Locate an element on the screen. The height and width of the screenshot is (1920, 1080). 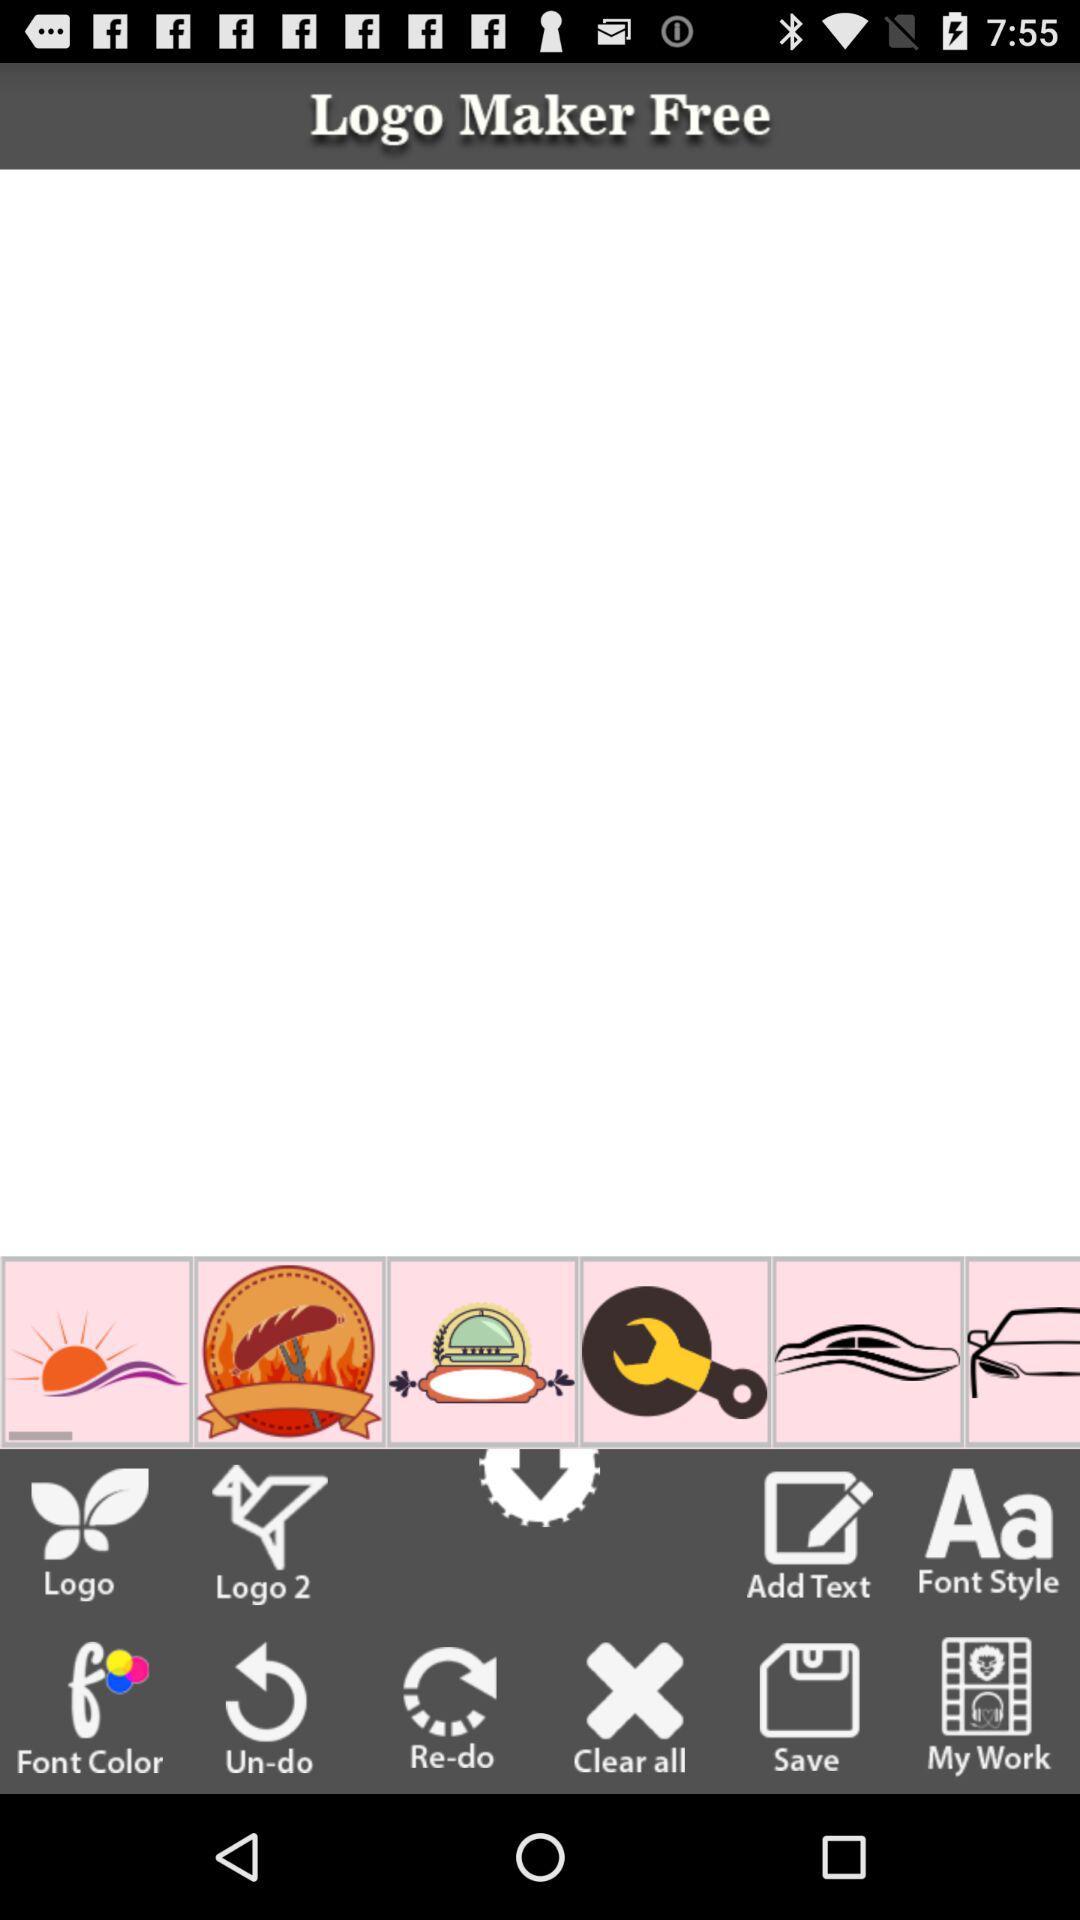
the edit icon is located at coordinates (810, 1642).